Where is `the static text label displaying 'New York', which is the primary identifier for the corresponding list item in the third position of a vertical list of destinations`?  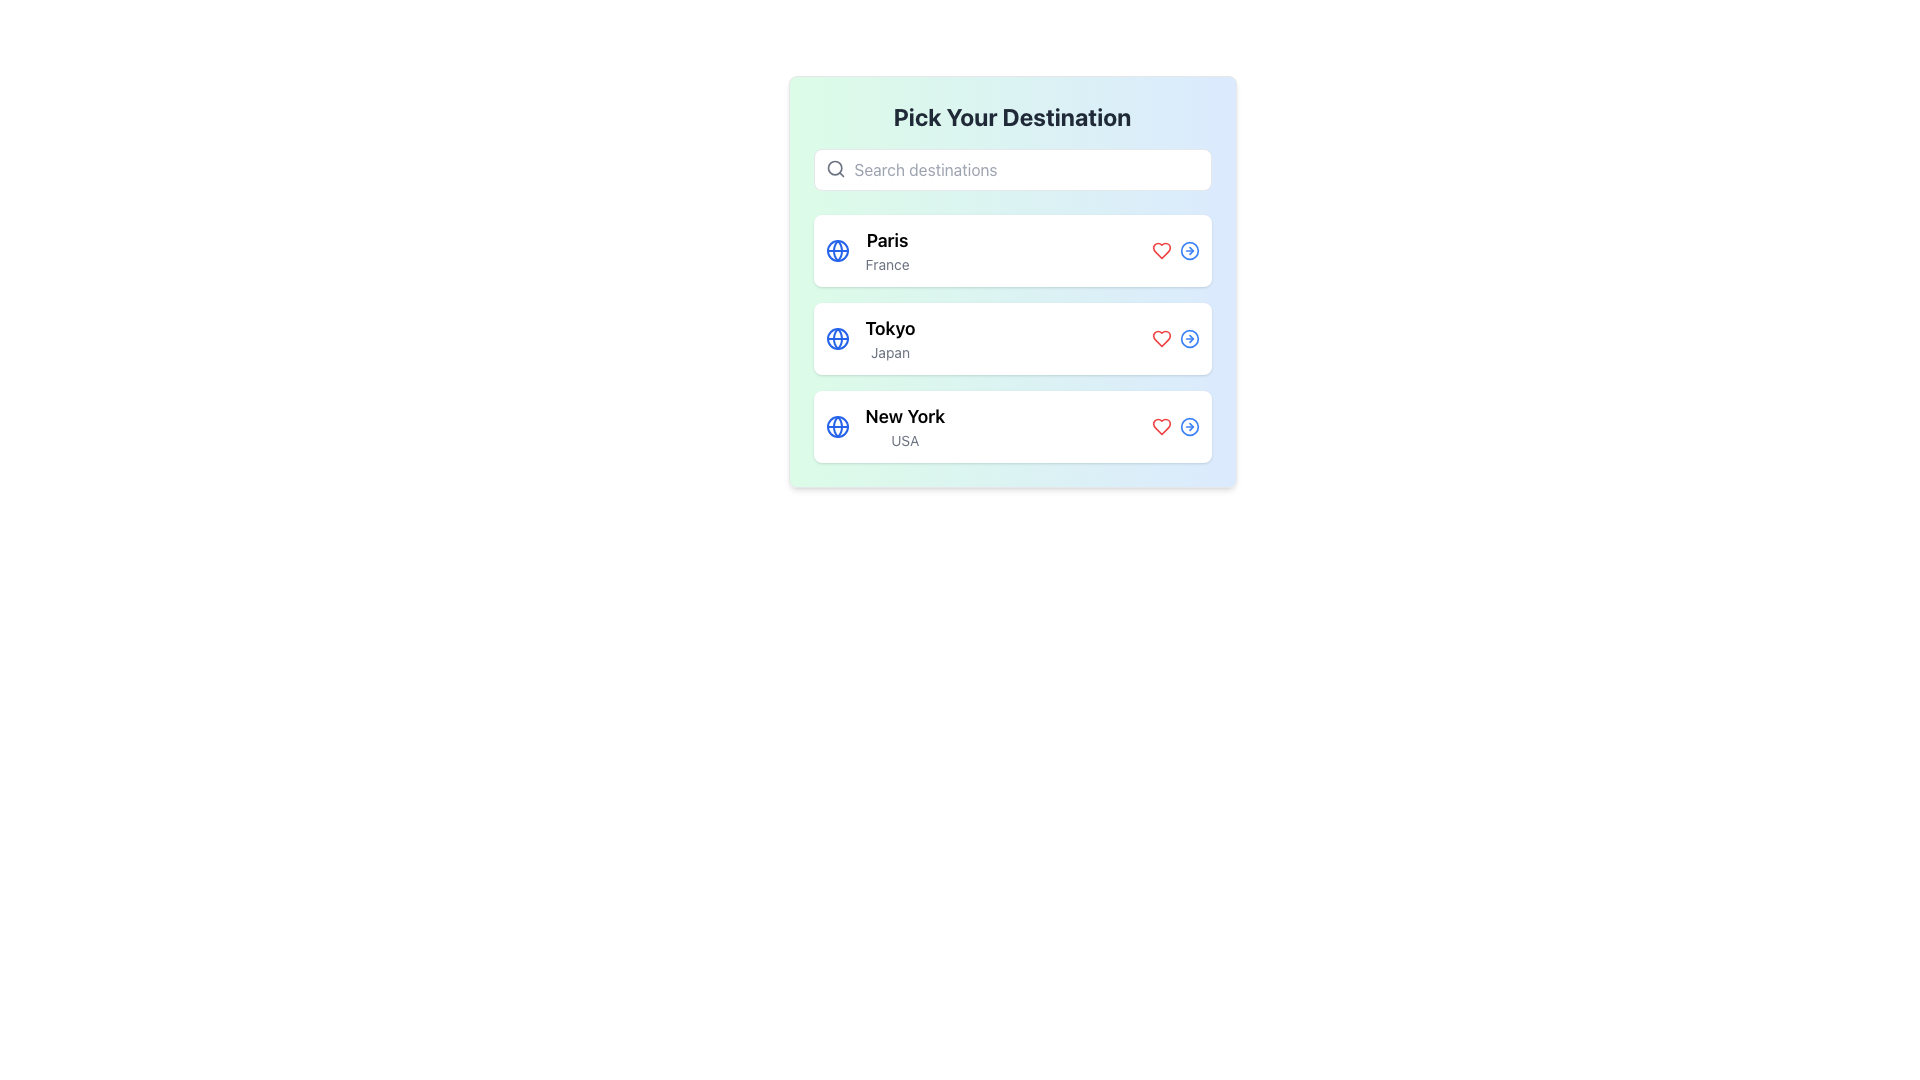 the static text label displaying 'New York', which is the primary identifier for the corresponding list item in the third position of a vertical list of destinations is located at coordinates (904, 415).